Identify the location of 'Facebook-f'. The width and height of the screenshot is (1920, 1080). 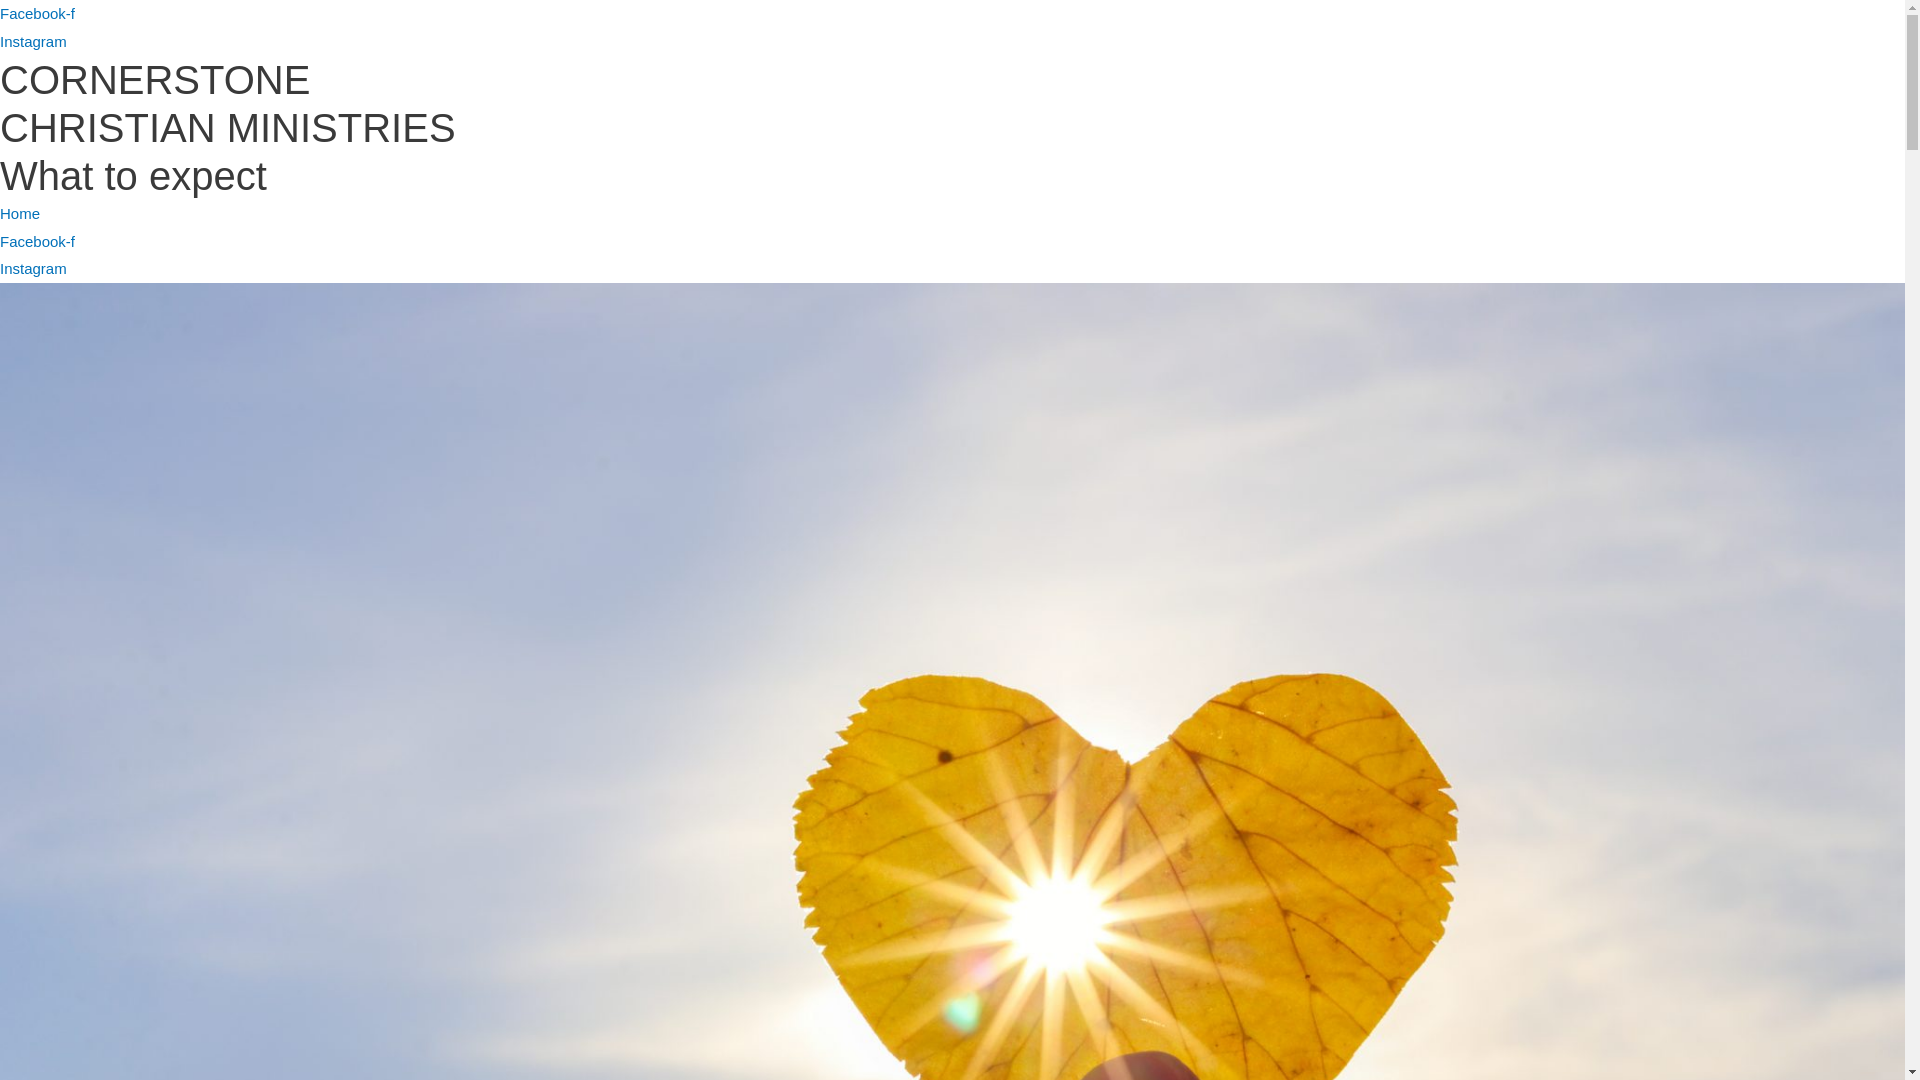
(37, 240).